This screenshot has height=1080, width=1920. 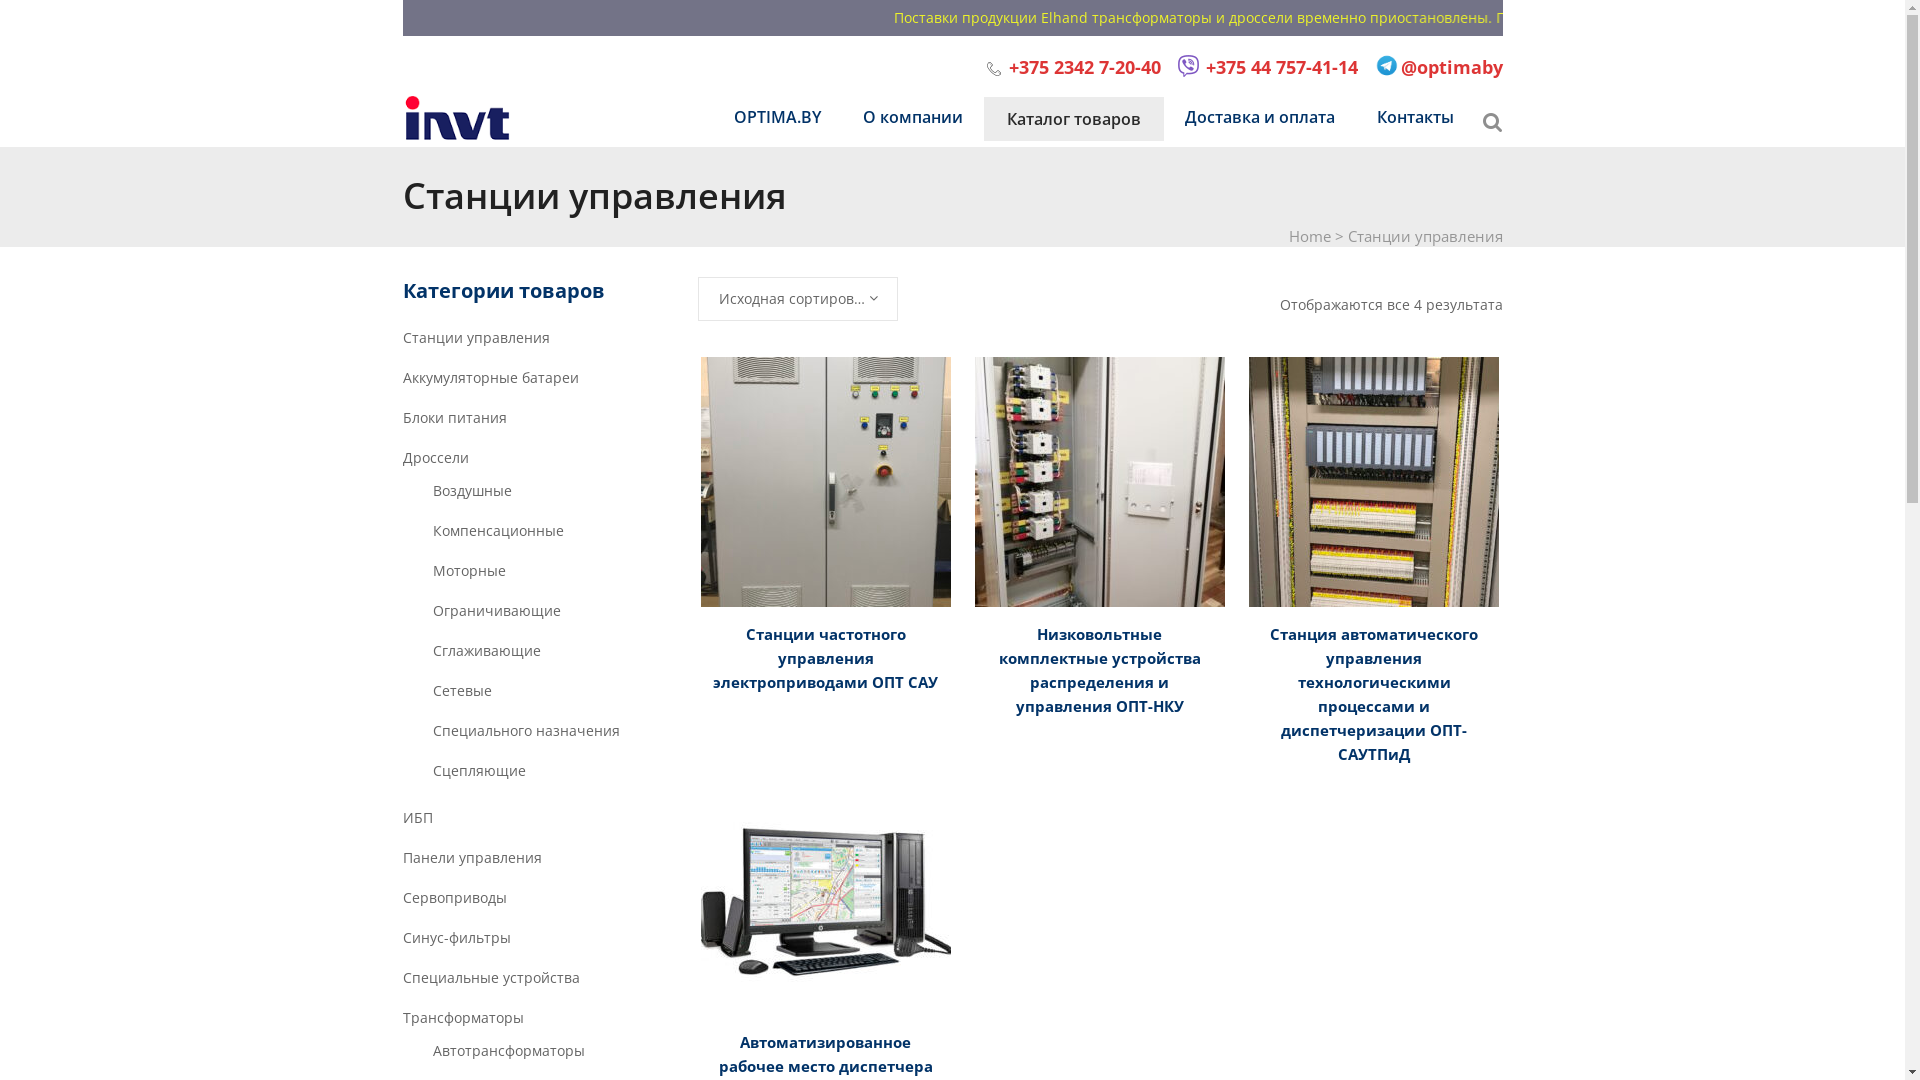 What do you see at coordinates (1309, 234) in the screenshot?
I see `'Home'` at bounding box center [1309, 234].